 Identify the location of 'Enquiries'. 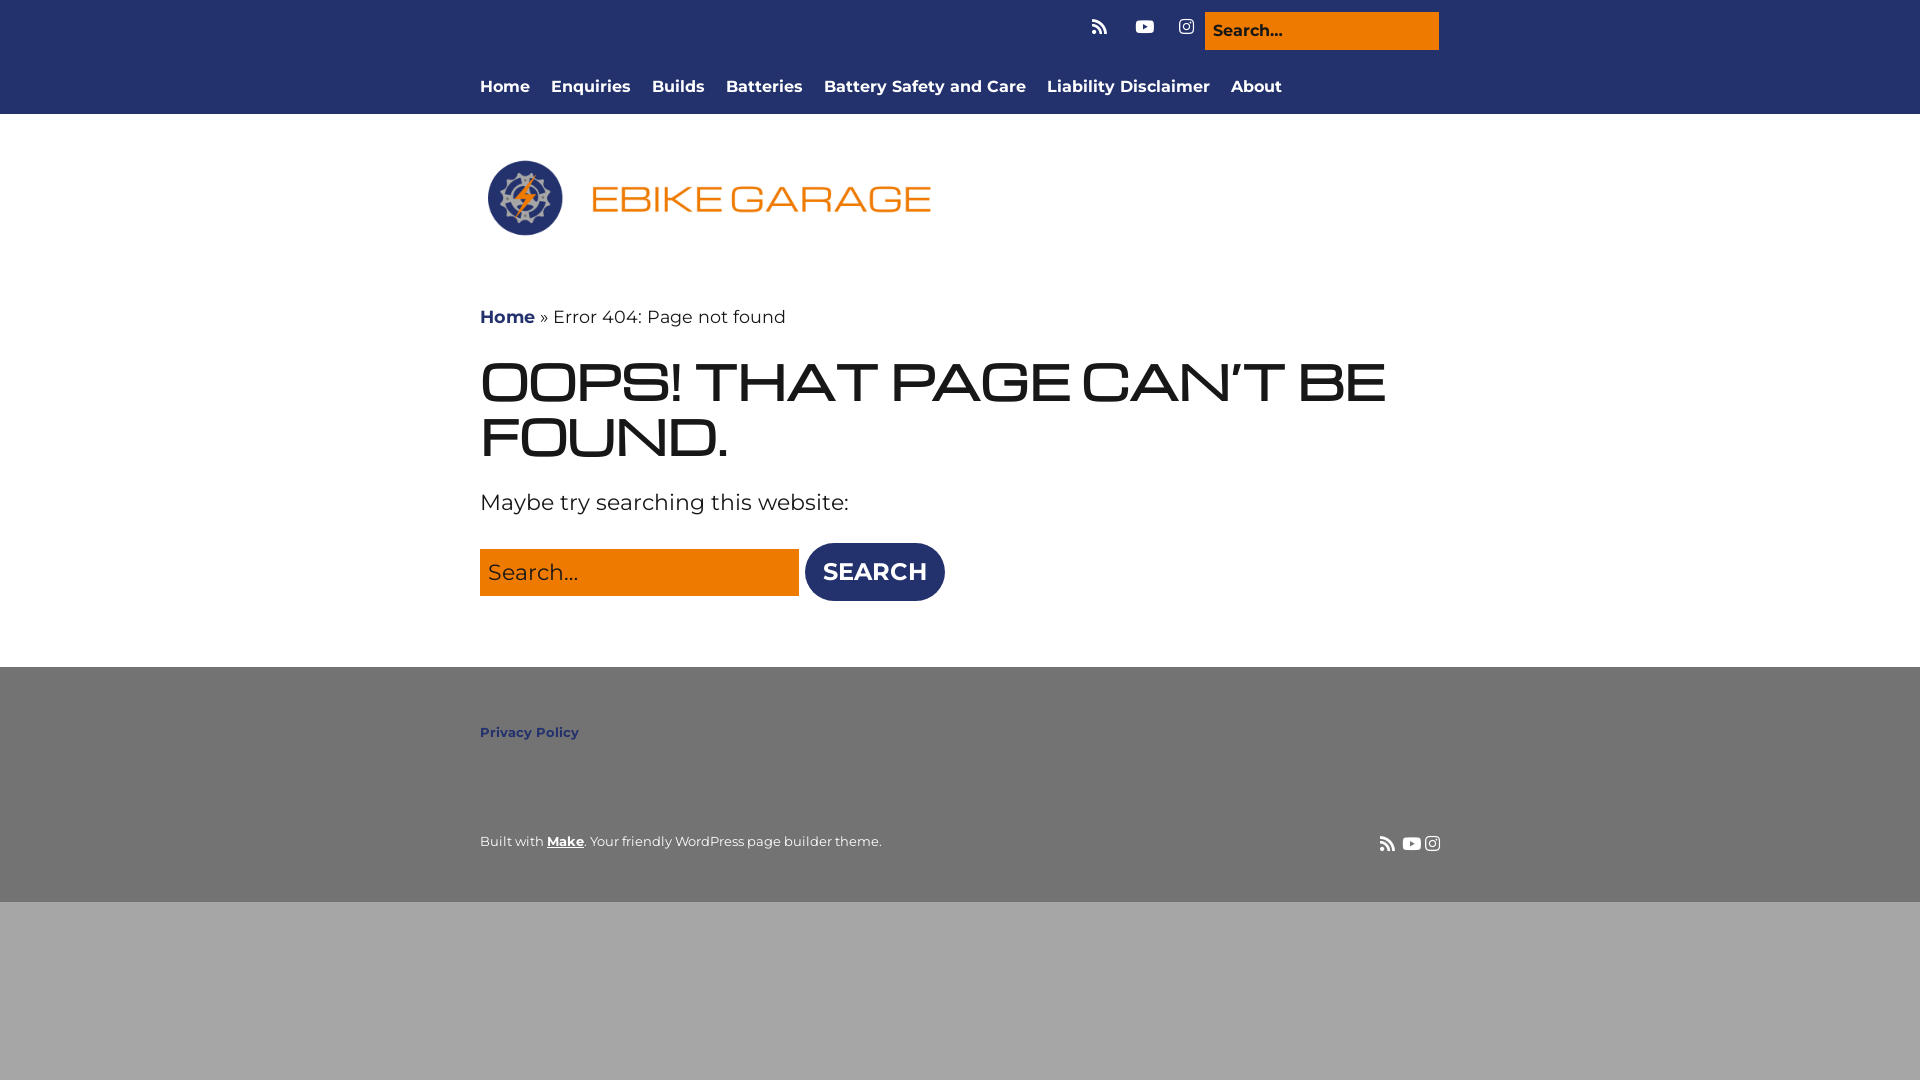
(589, 86).